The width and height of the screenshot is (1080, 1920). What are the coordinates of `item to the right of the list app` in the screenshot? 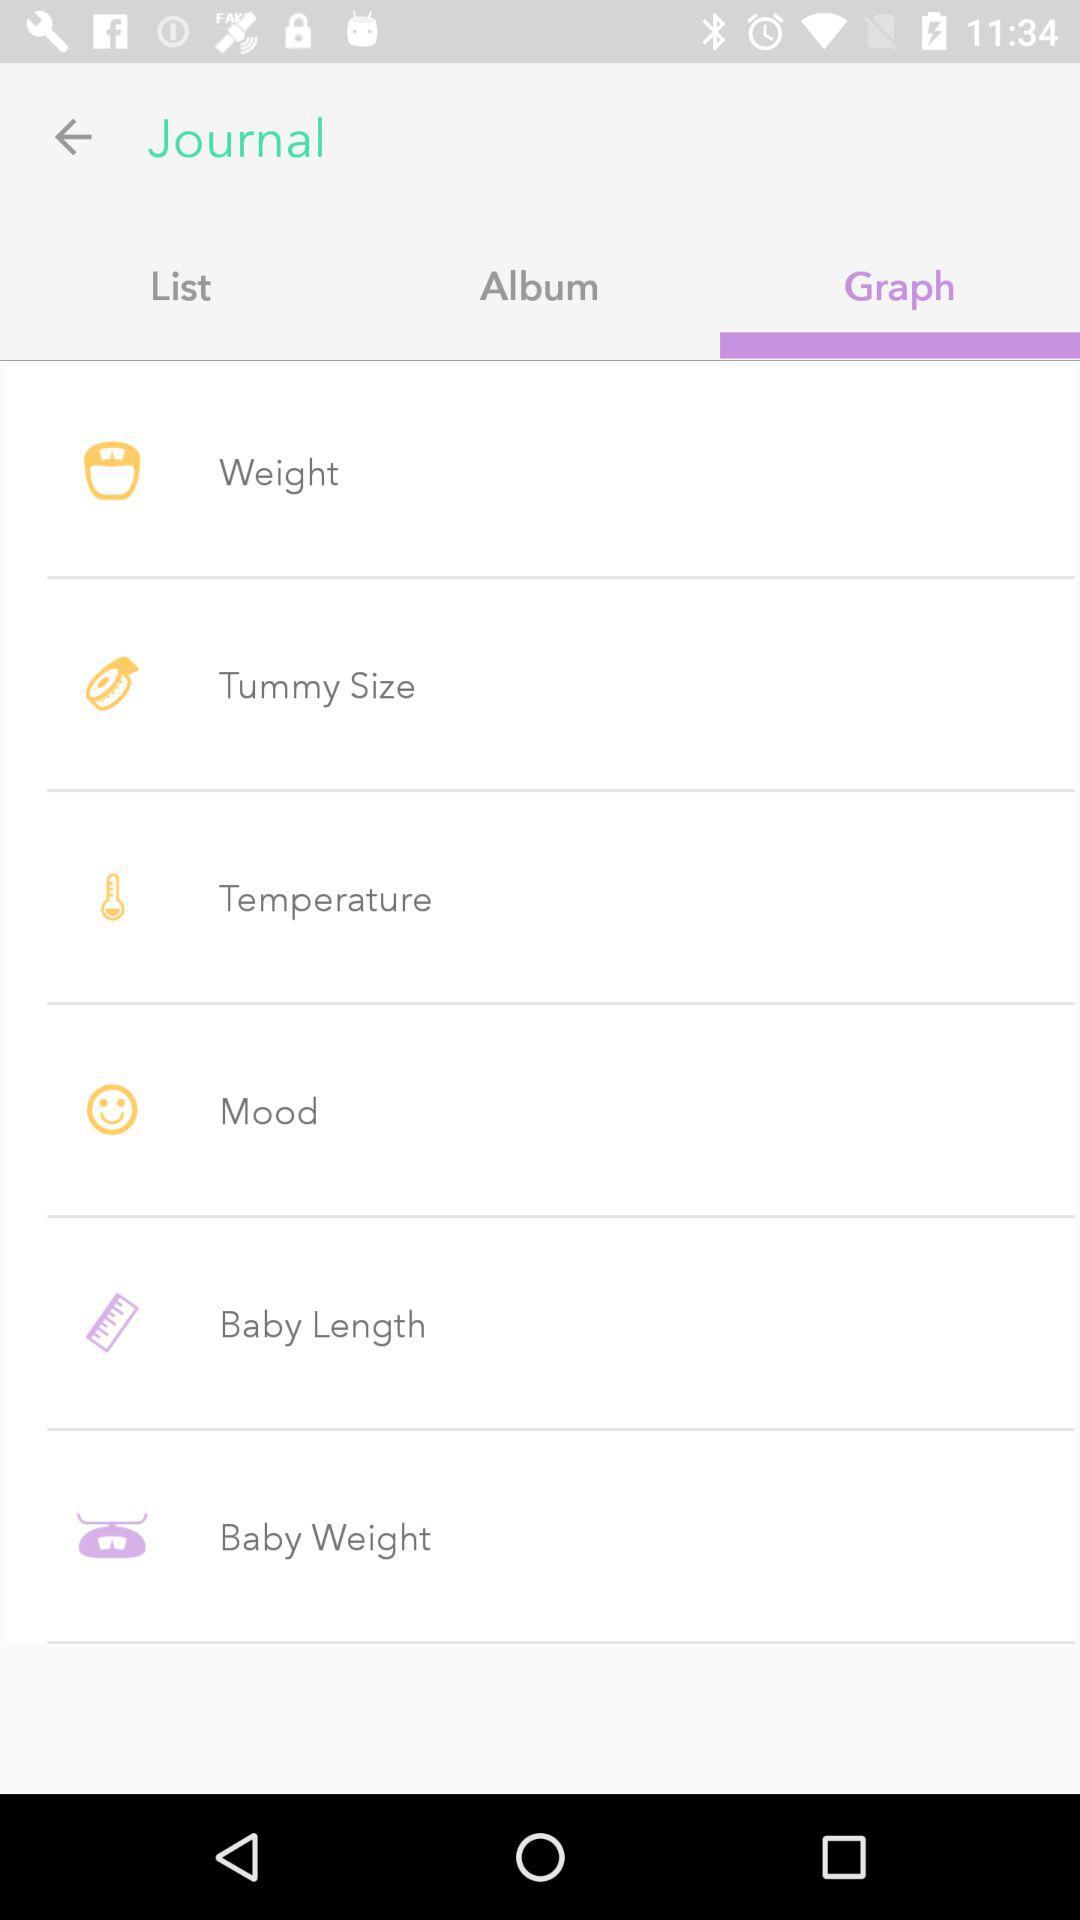 It's located at (540, 284).